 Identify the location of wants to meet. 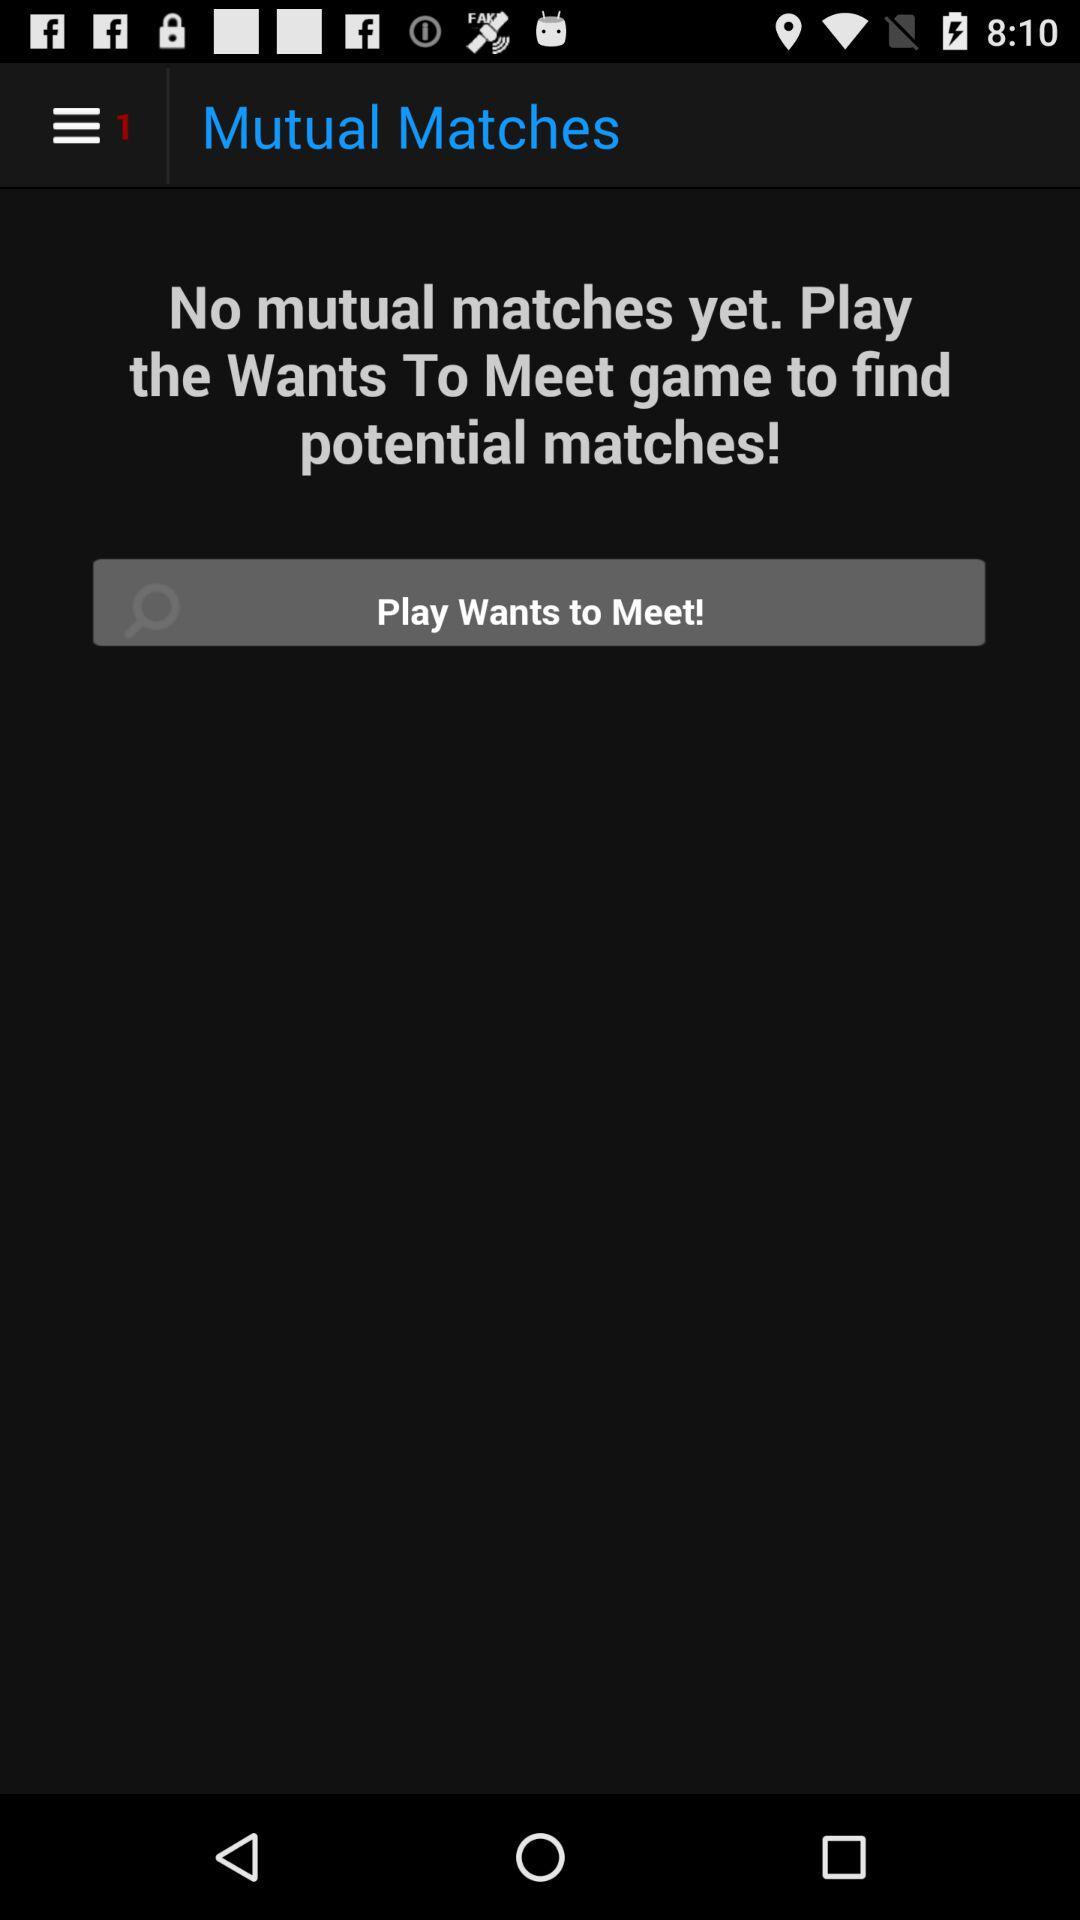
(540, 609).